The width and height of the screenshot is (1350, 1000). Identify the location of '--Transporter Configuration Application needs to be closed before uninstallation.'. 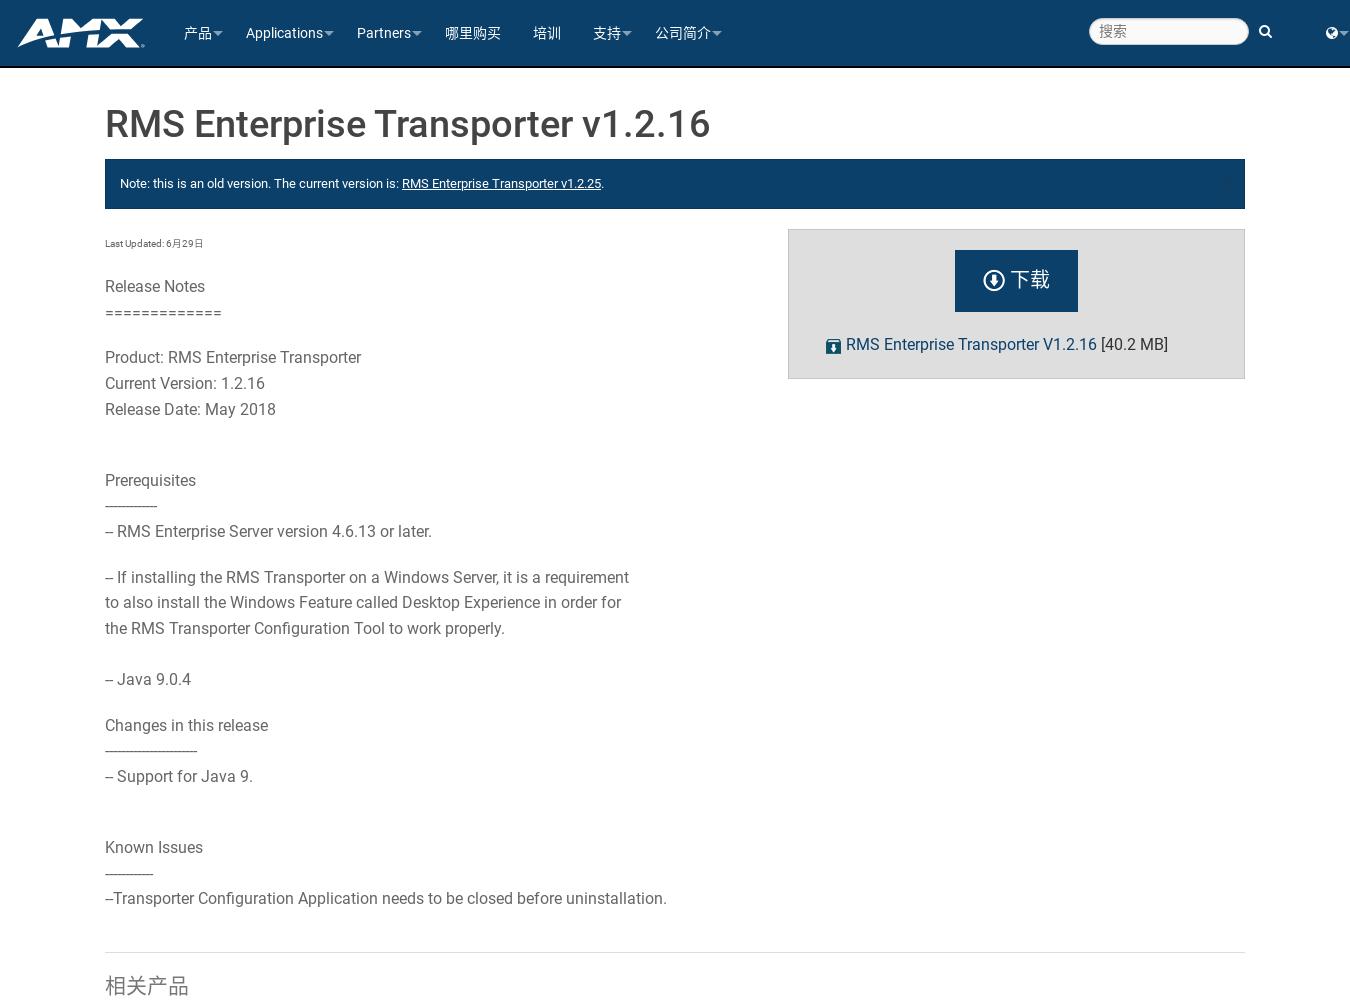
(385, 898).